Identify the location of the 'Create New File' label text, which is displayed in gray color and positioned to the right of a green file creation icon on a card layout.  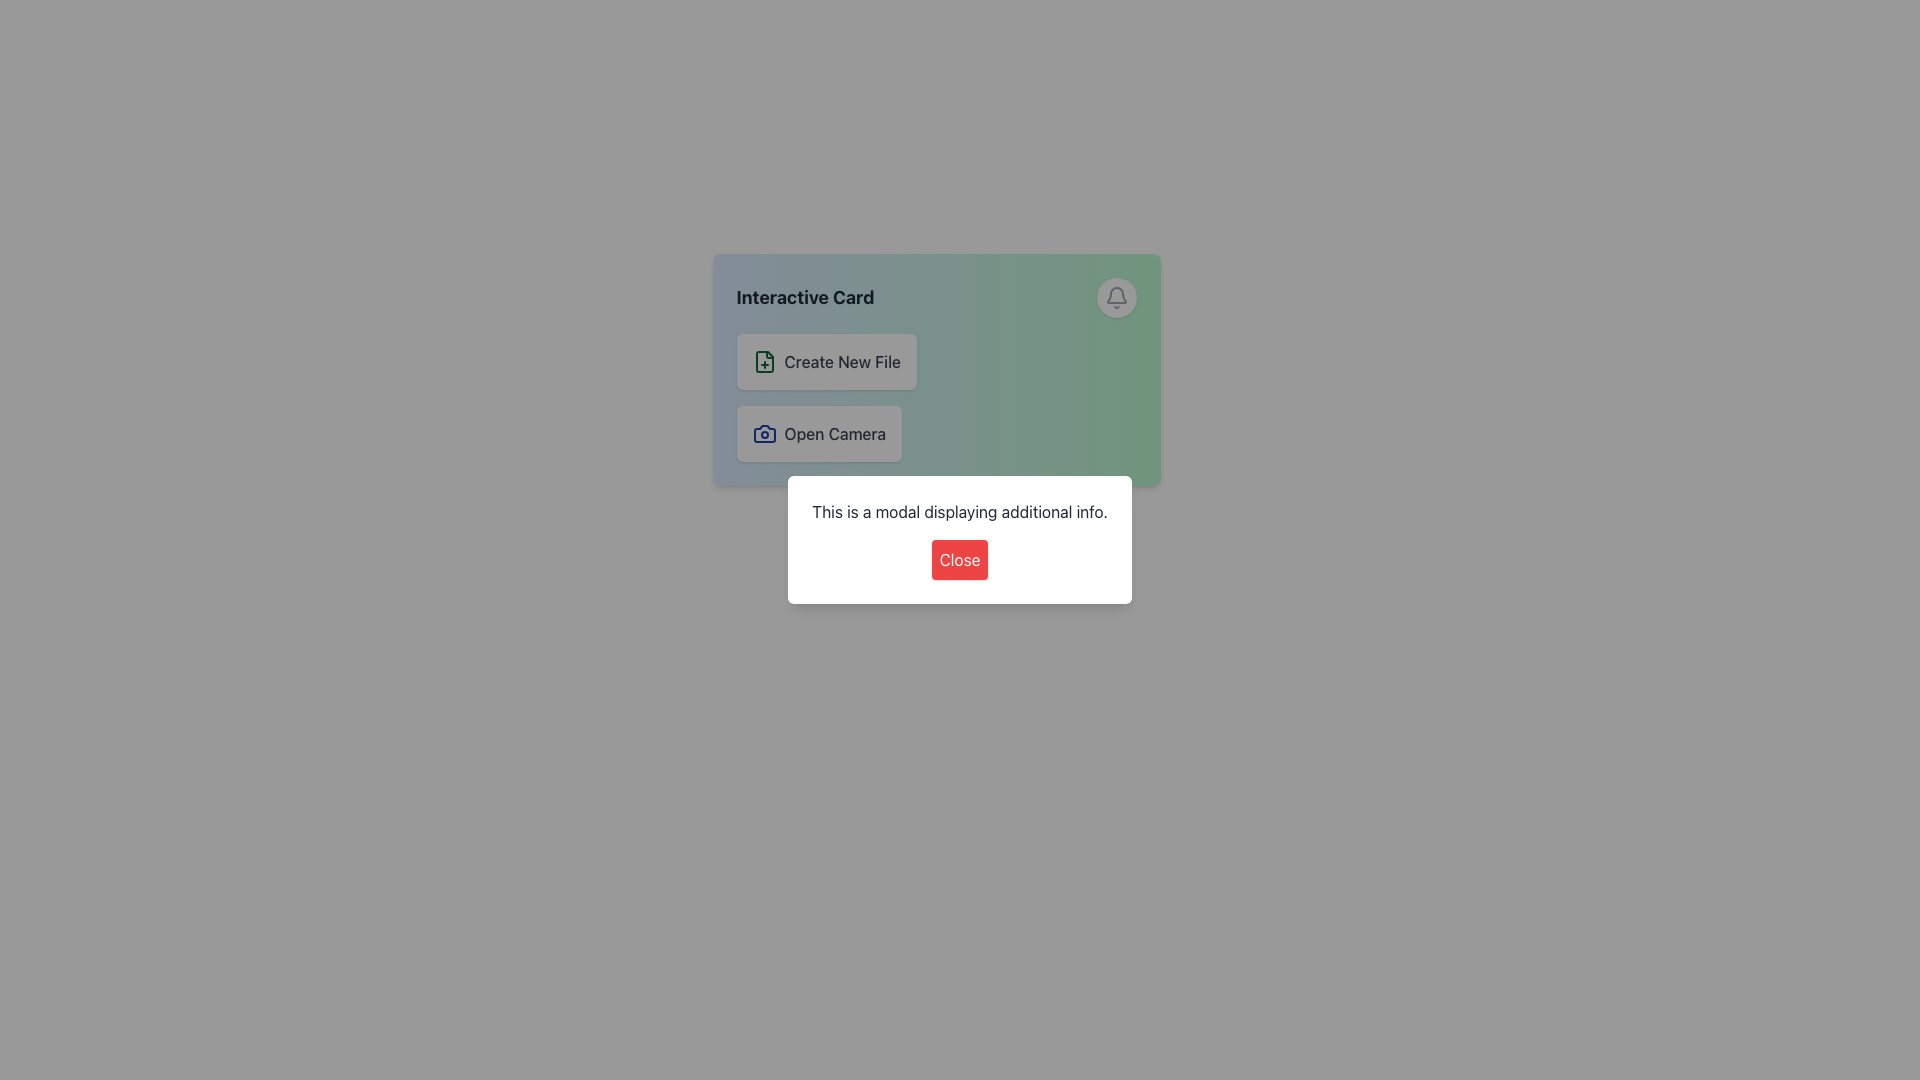
(842, 362).